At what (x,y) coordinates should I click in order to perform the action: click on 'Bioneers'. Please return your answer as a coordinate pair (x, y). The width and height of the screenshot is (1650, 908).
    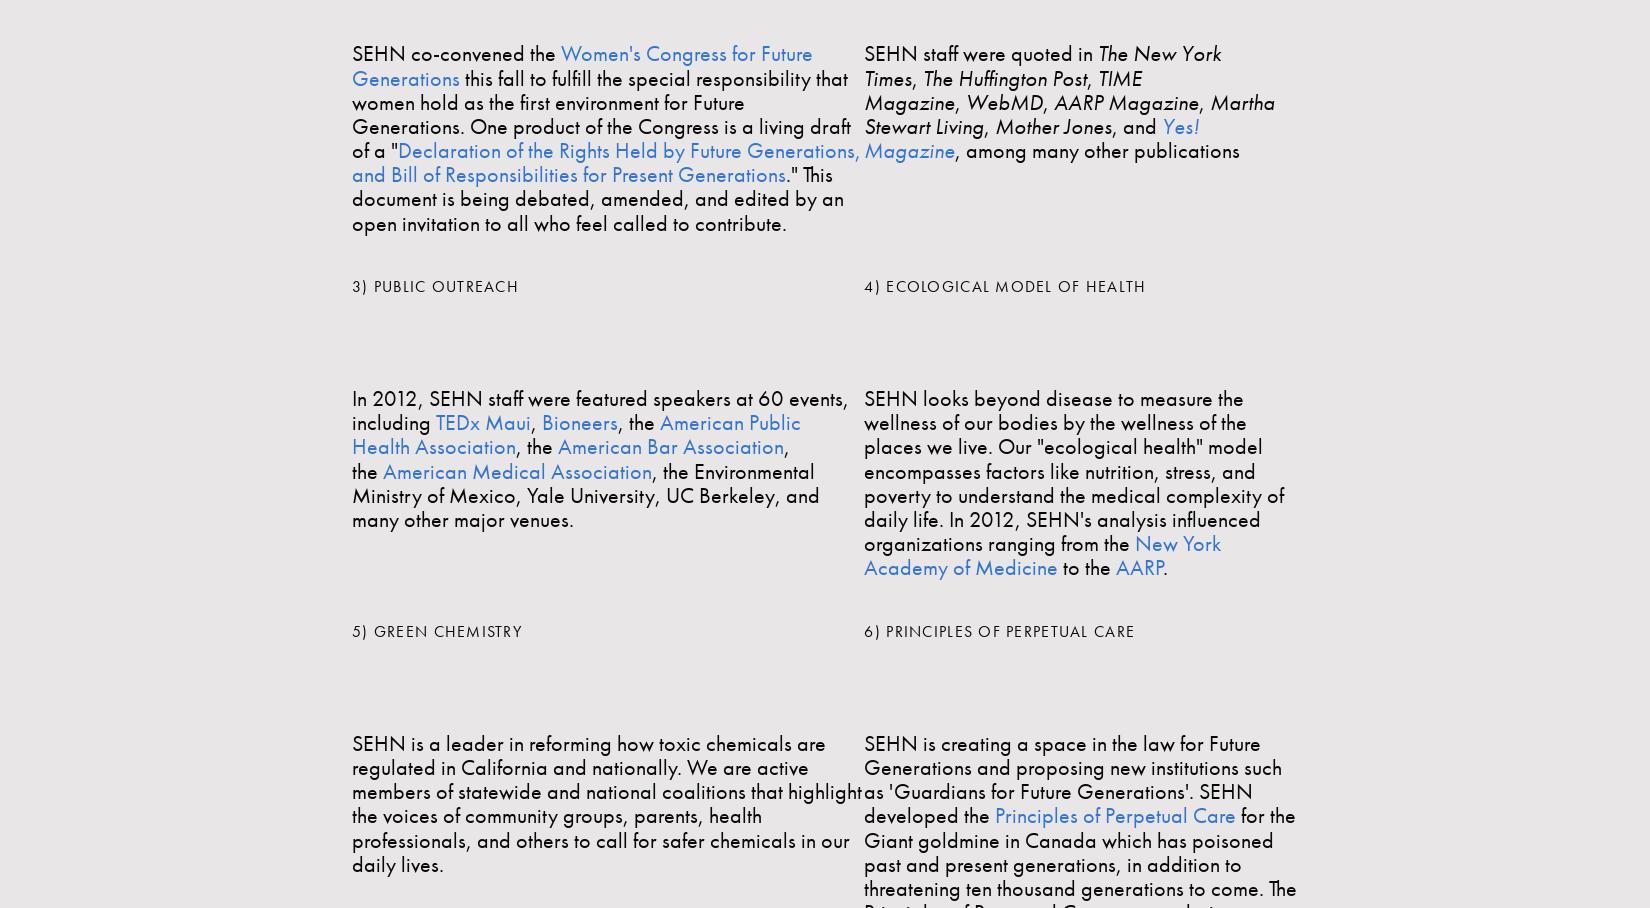
    Looking at the image, I should click on (541, 422).